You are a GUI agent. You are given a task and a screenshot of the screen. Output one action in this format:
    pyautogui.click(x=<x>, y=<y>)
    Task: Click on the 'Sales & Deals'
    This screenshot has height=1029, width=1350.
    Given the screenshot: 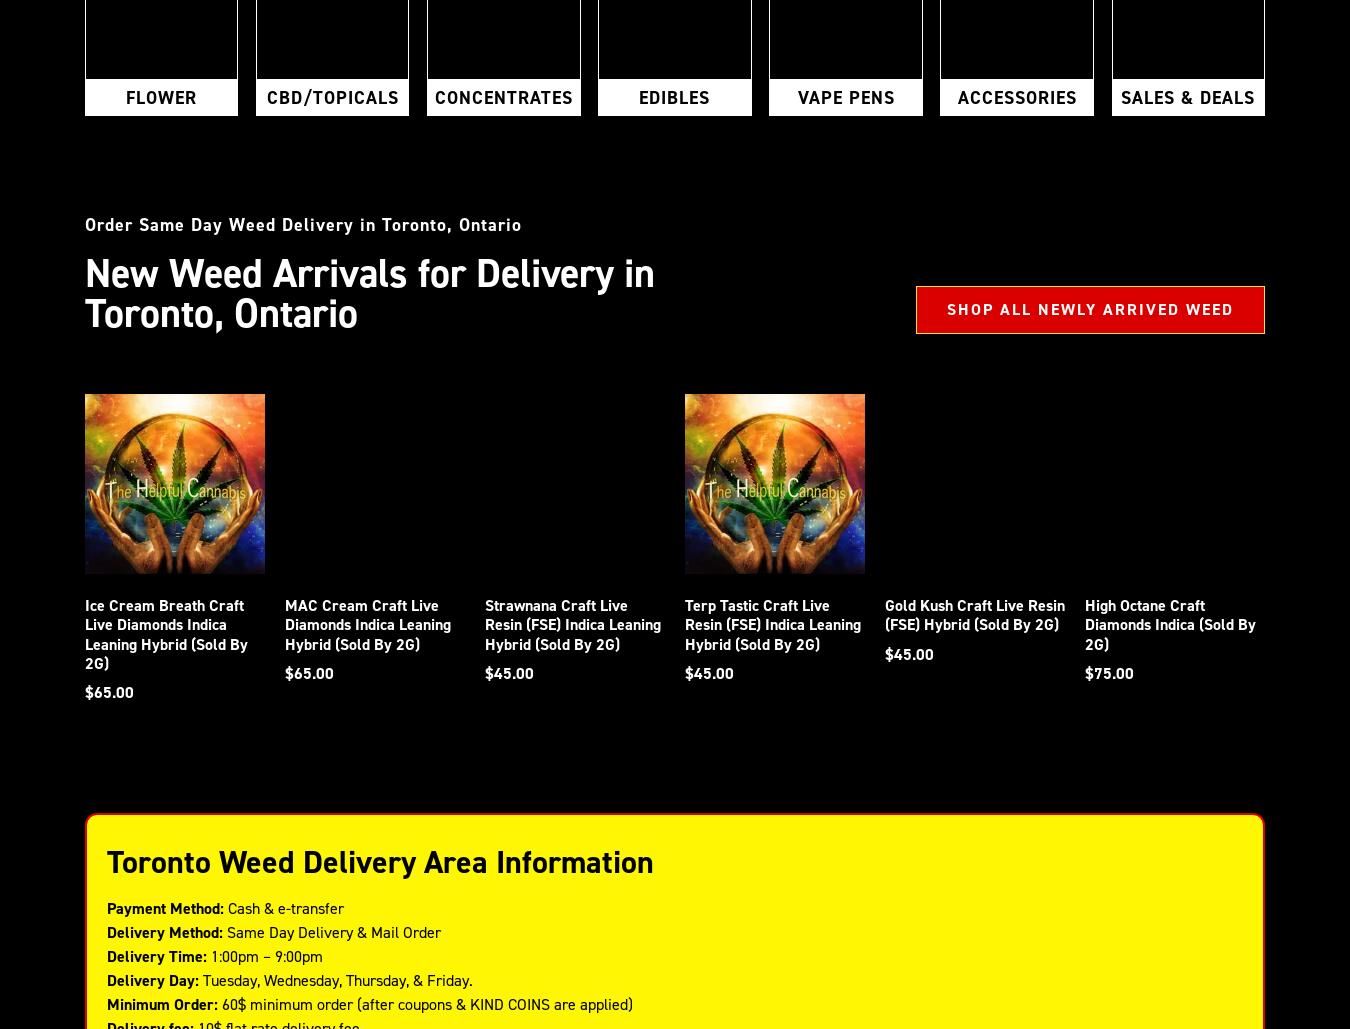 What is the action you would take?
    pyautogui.click(x=1187, y=96)
    